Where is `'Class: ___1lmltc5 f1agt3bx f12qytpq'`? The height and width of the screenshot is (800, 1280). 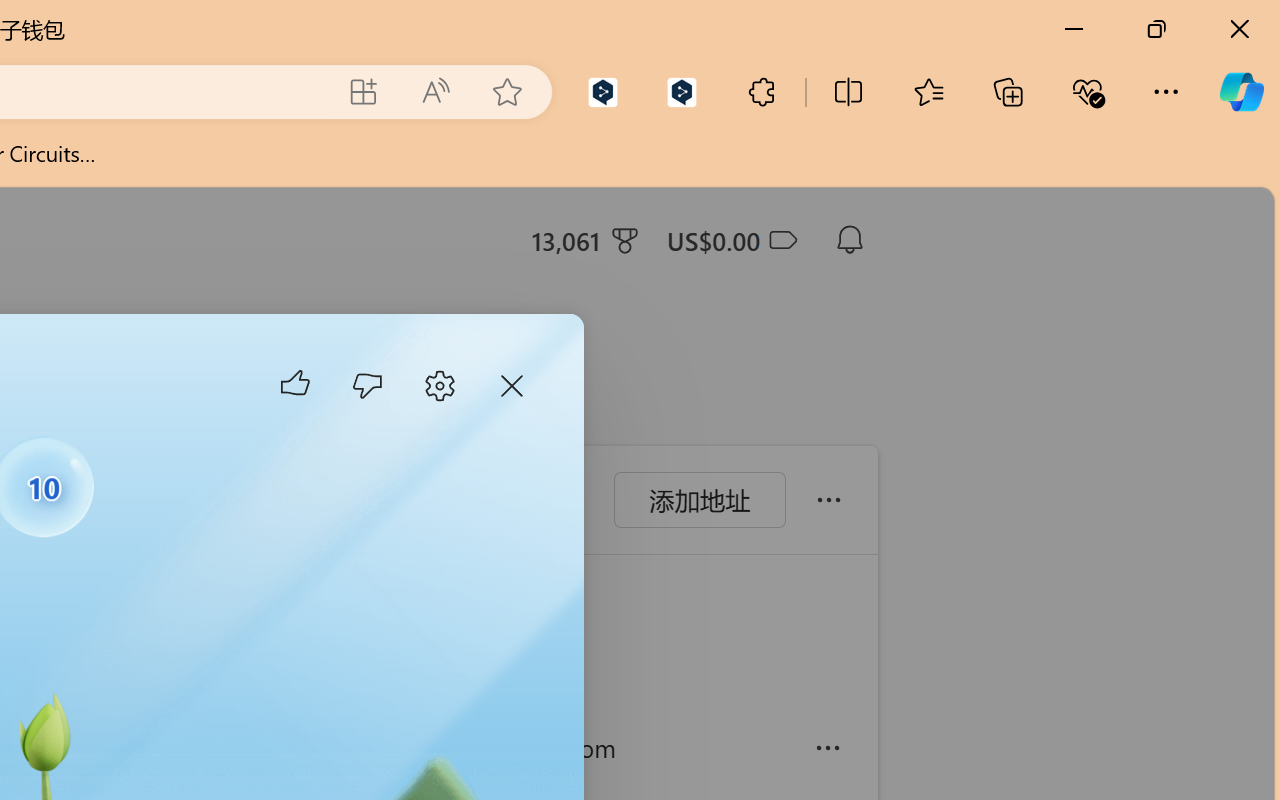 'Class: ___1lmltc5 f1agt3bx f12qytpq' is located at coordinates (780, 240).